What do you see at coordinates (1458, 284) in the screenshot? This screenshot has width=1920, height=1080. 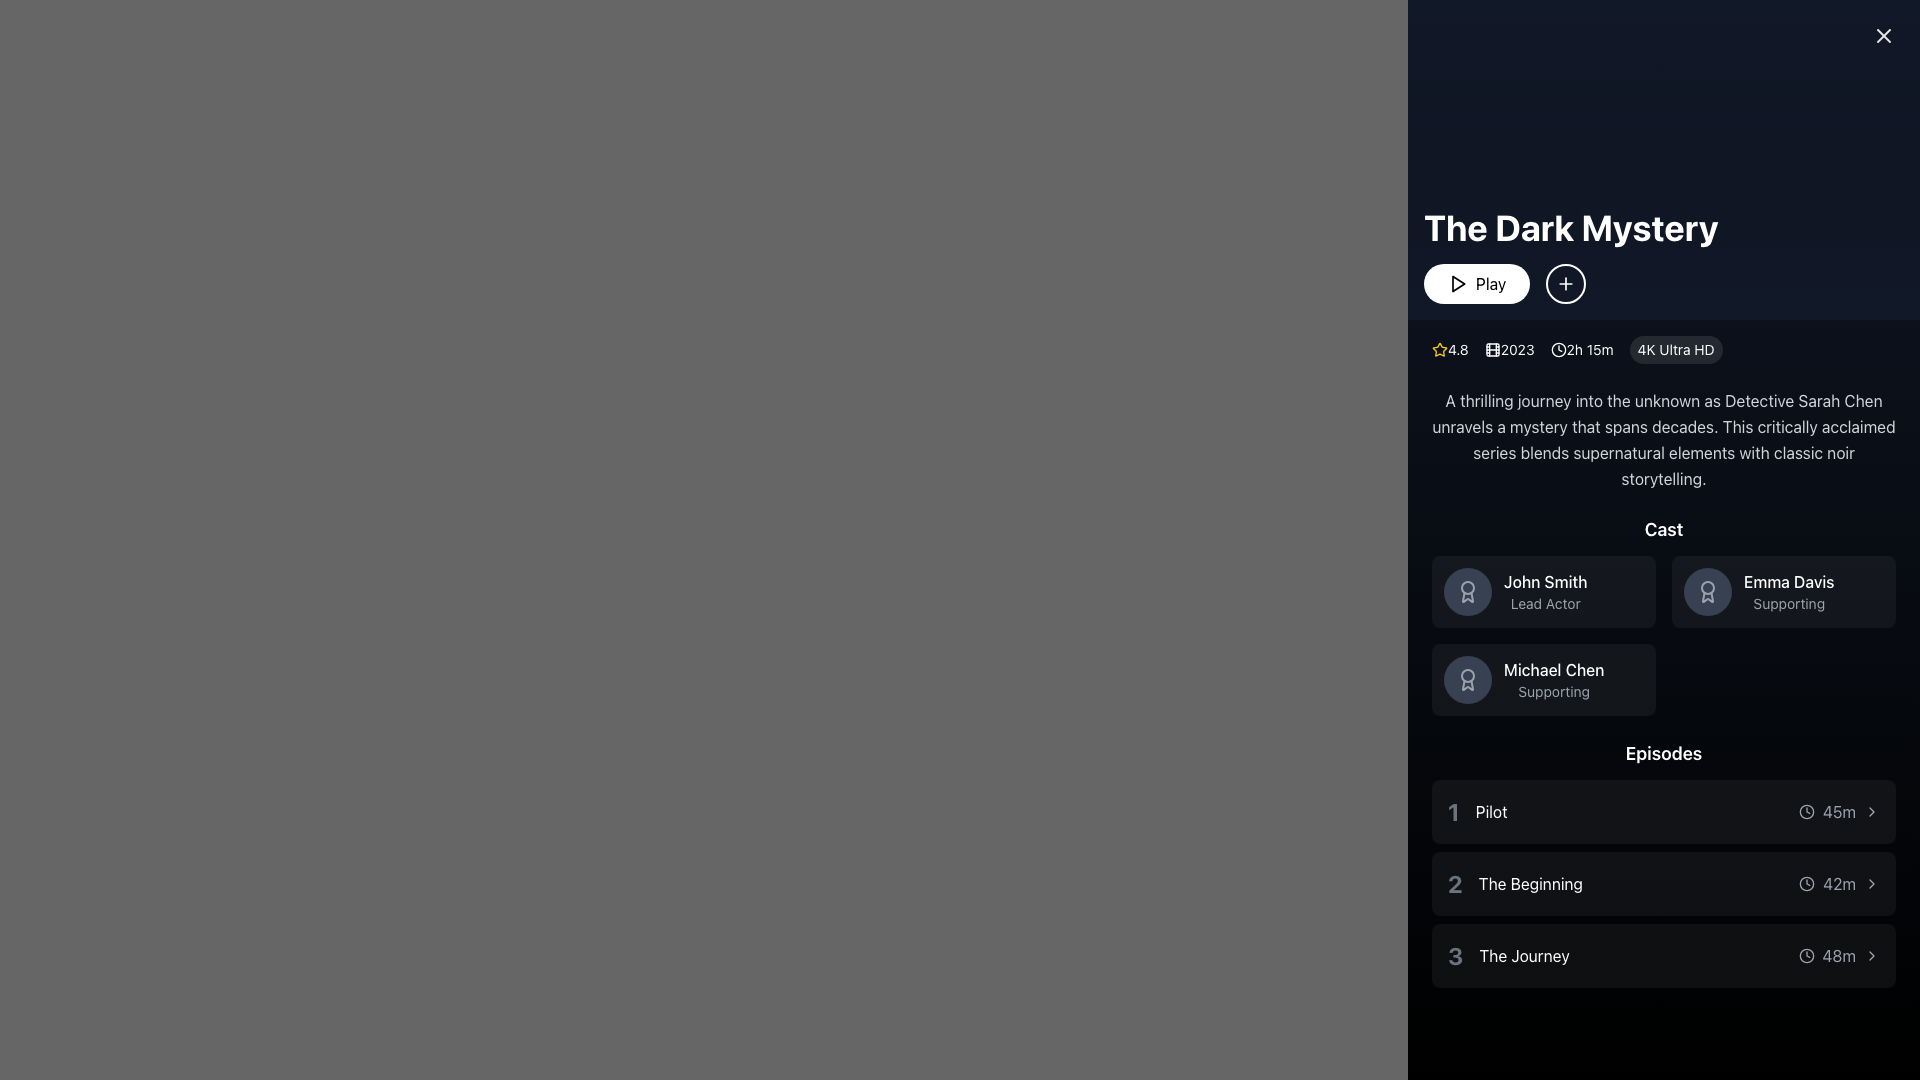 I see `the 'Play' button to initiate playback for 'The Dark Mystery' content` at bounding box center [1458, 284].